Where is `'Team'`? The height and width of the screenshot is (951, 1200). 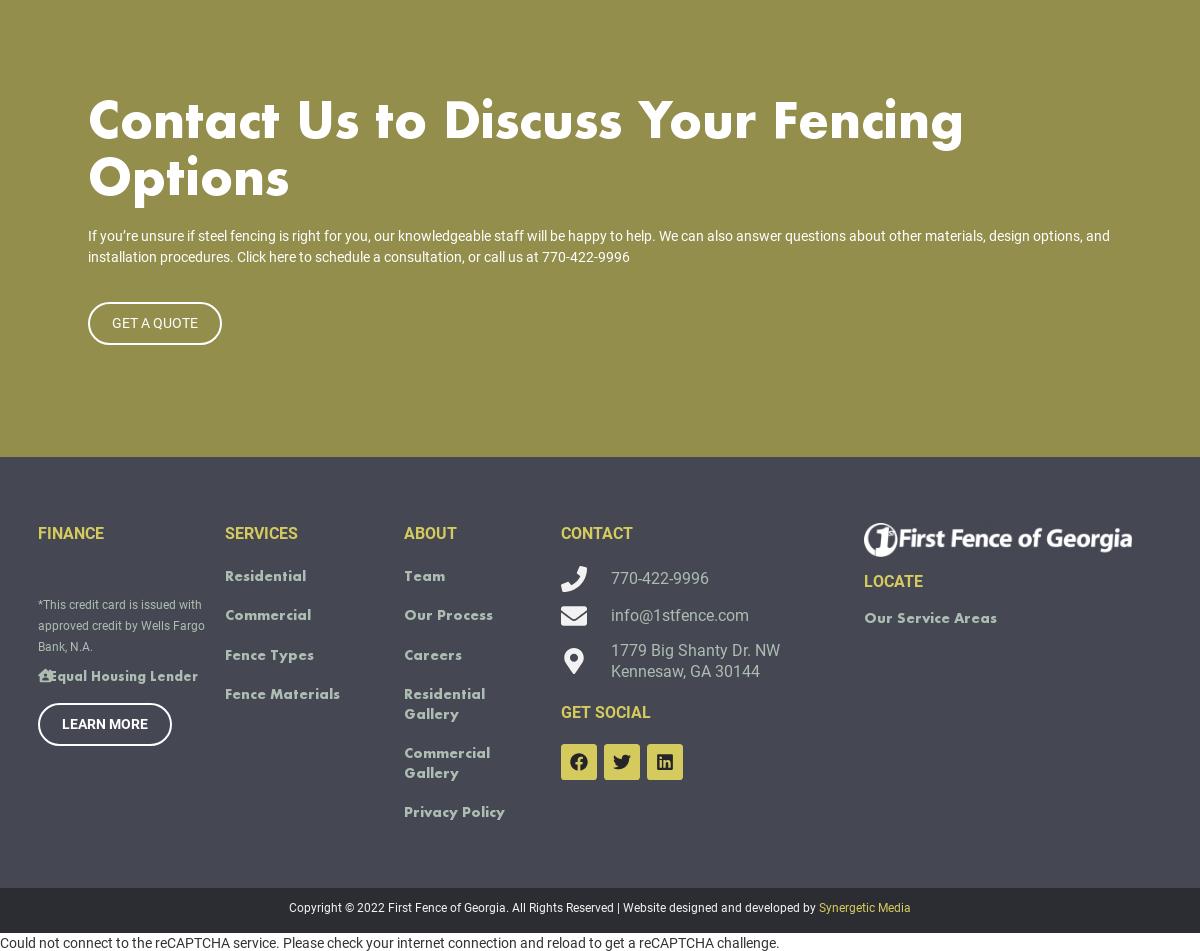 'Team' is located at coordinates (423, 602).